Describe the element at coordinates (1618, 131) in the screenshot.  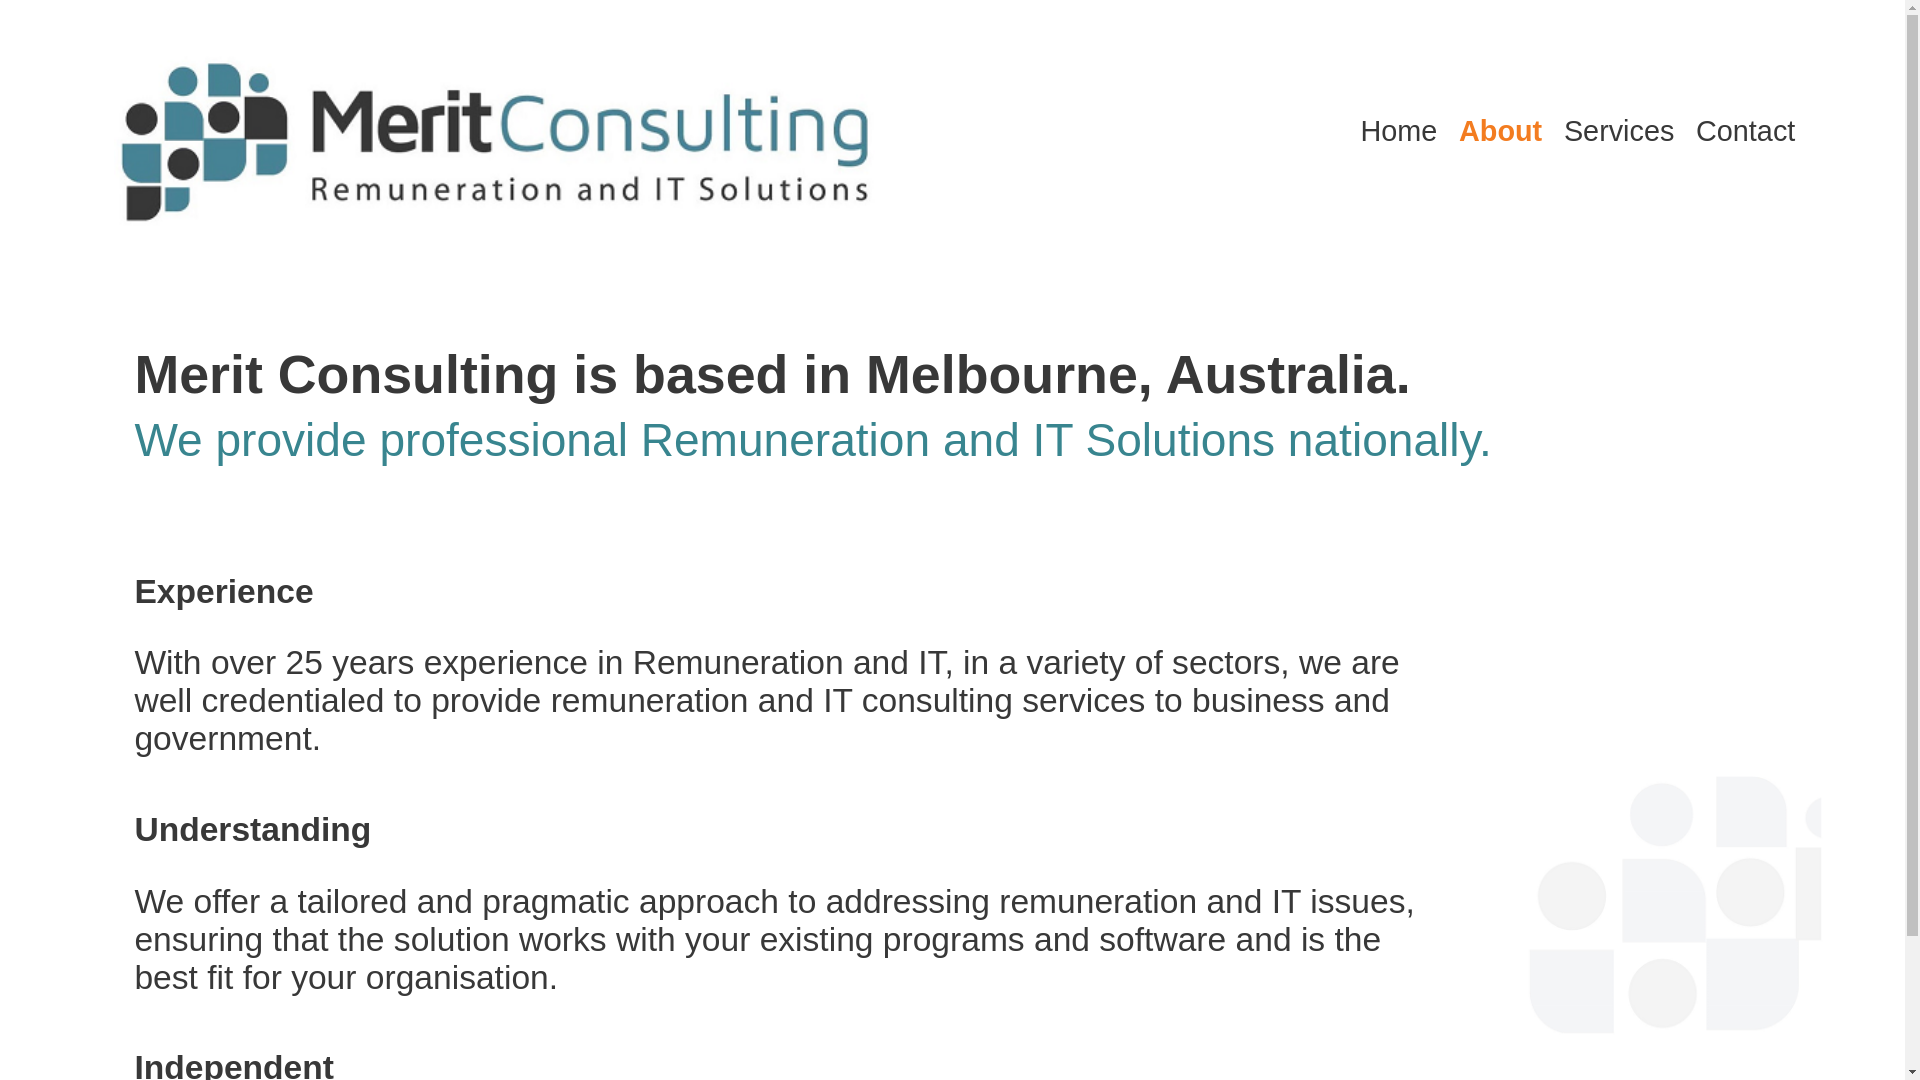
I see `'Services'` at that location.